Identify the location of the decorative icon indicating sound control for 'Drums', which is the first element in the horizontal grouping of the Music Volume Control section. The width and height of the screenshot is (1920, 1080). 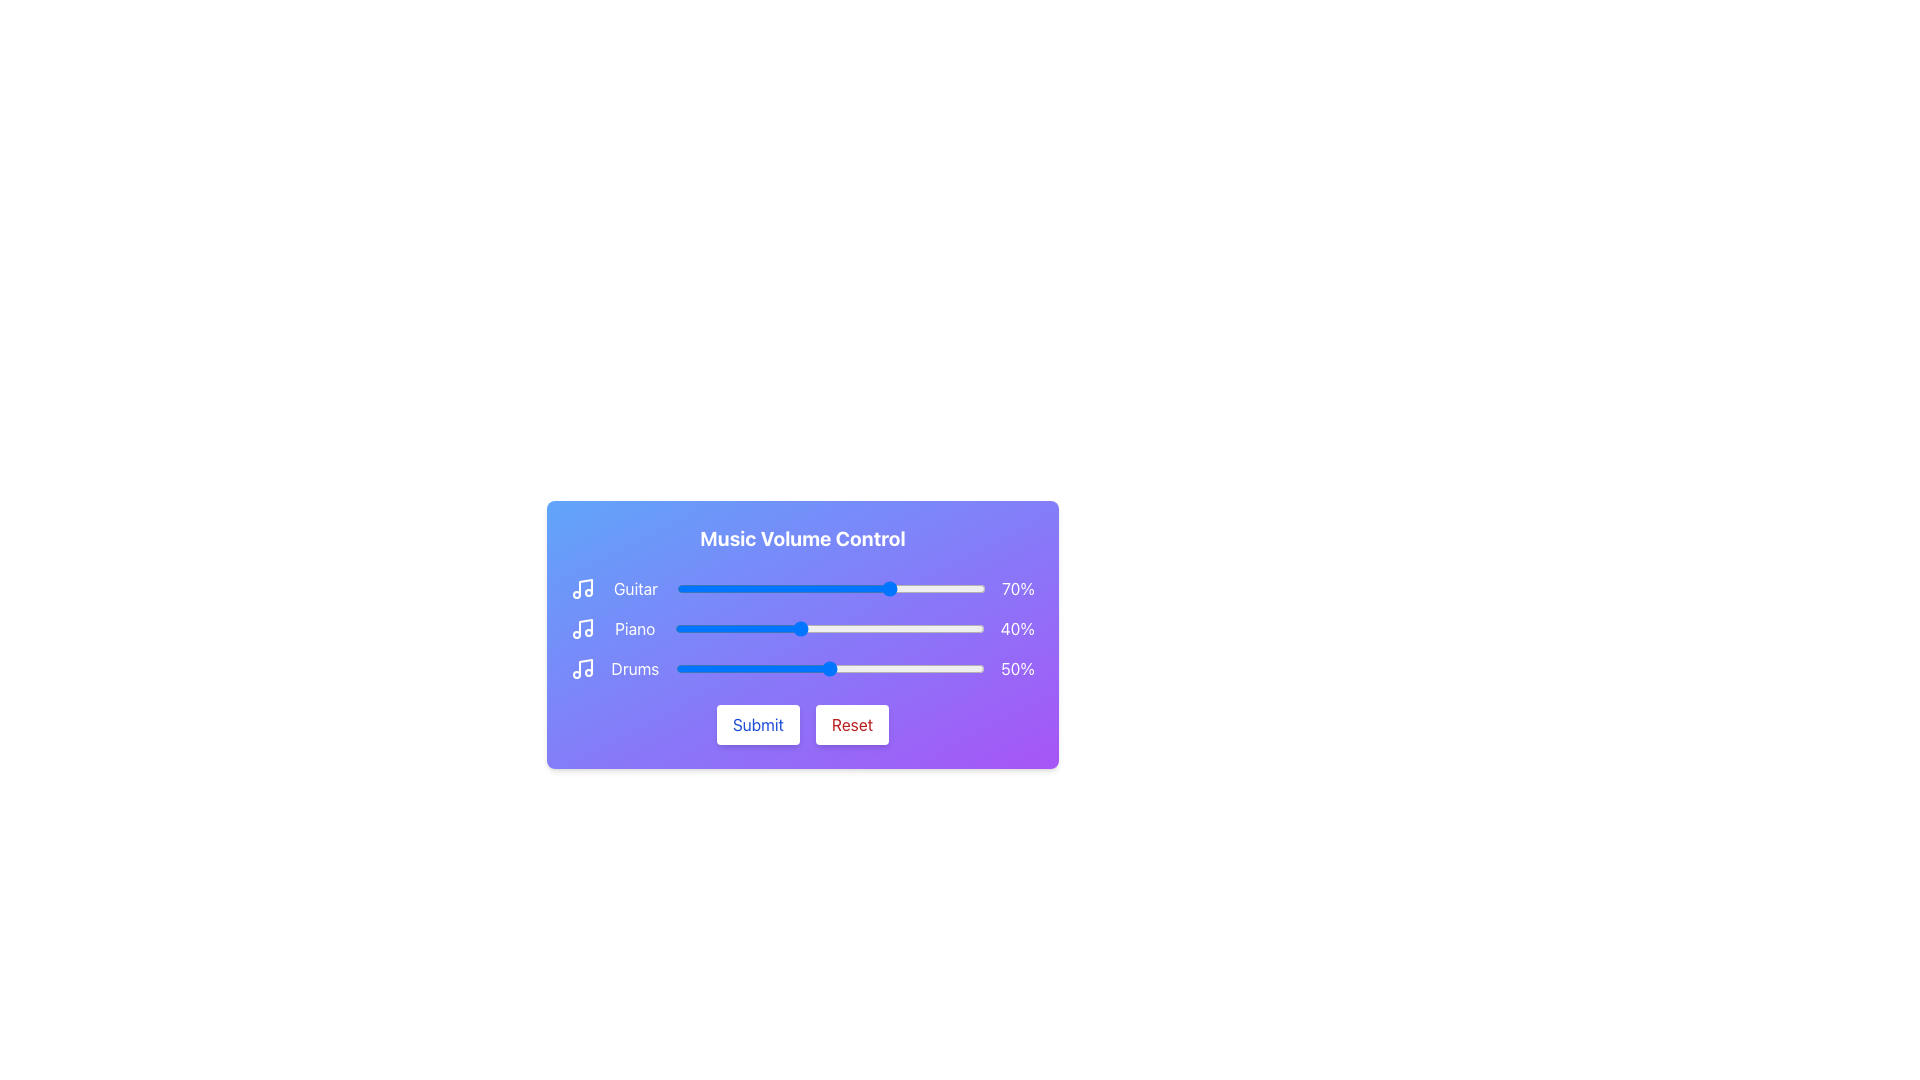
(581, 668).